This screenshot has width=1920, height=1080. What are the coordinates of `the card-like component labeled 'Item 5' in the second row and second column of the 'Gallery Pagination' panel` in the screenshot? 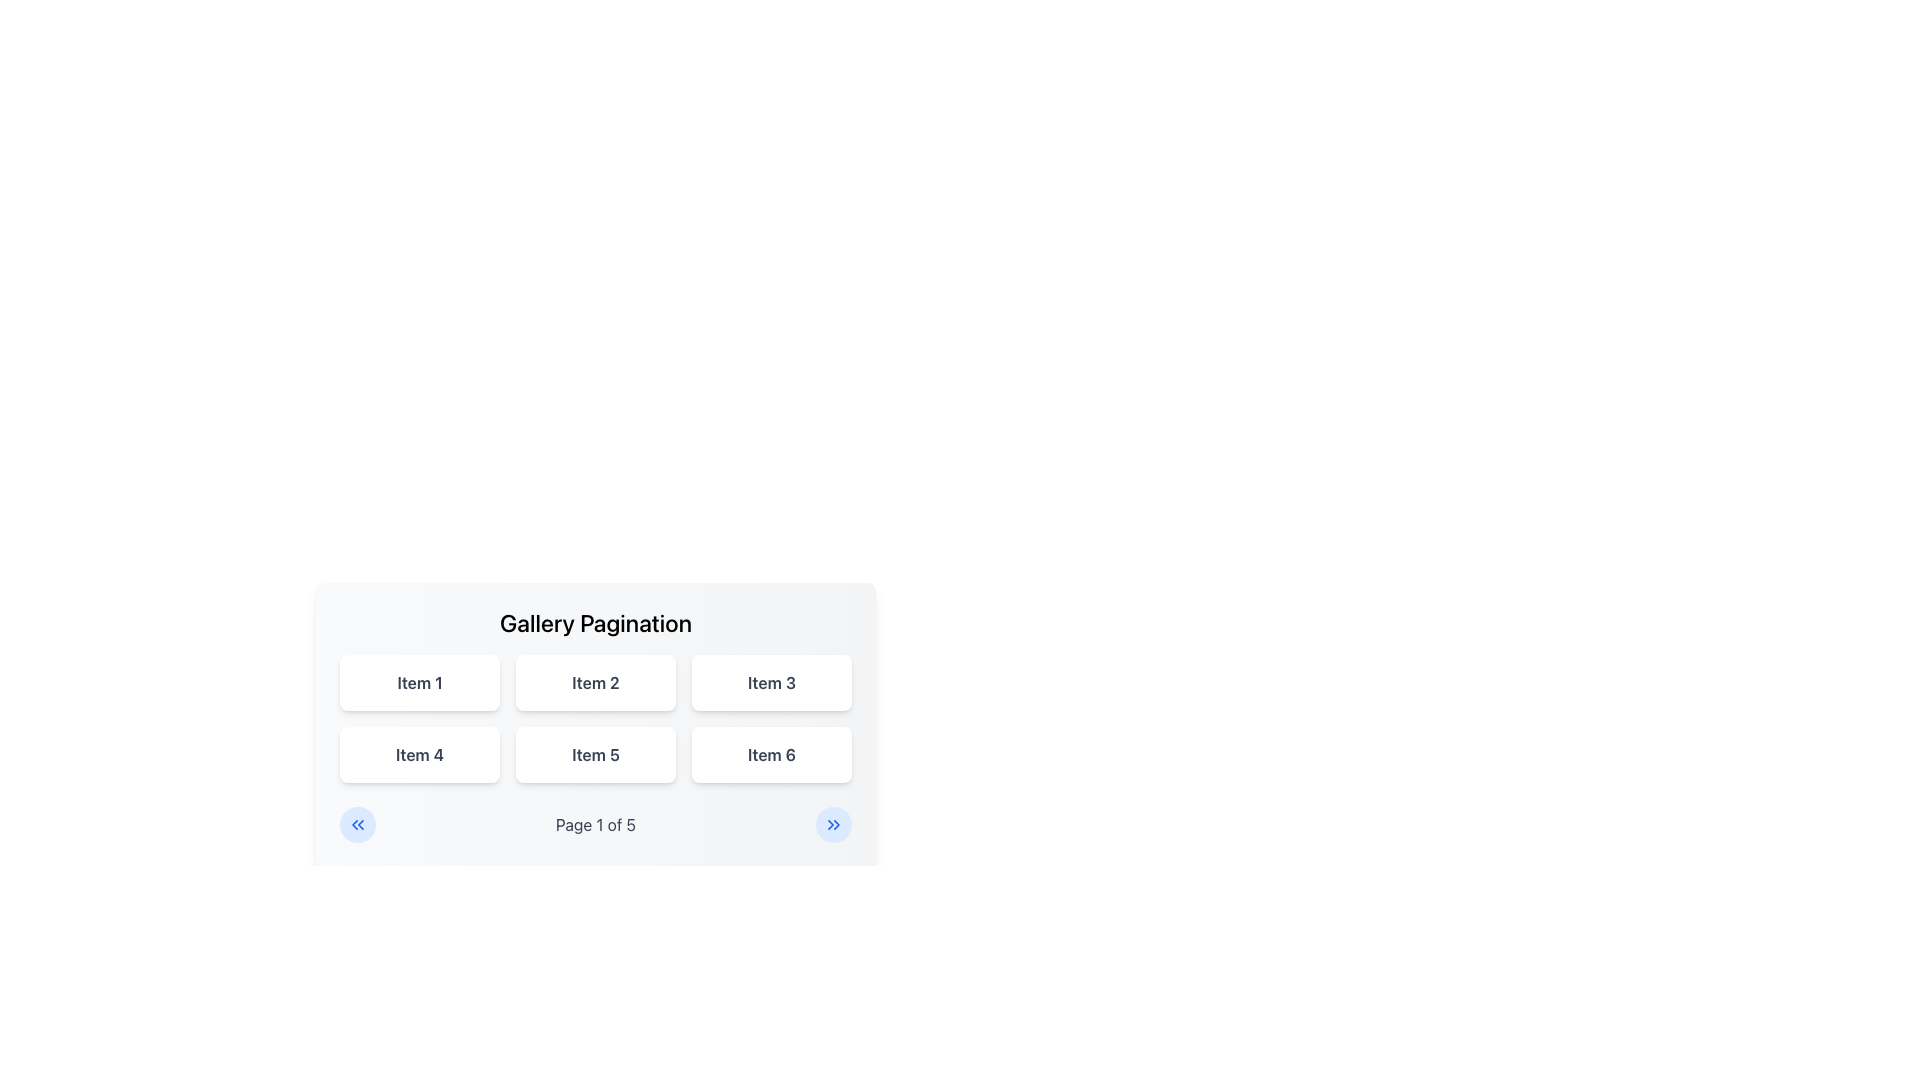 It's located at (594, 725).